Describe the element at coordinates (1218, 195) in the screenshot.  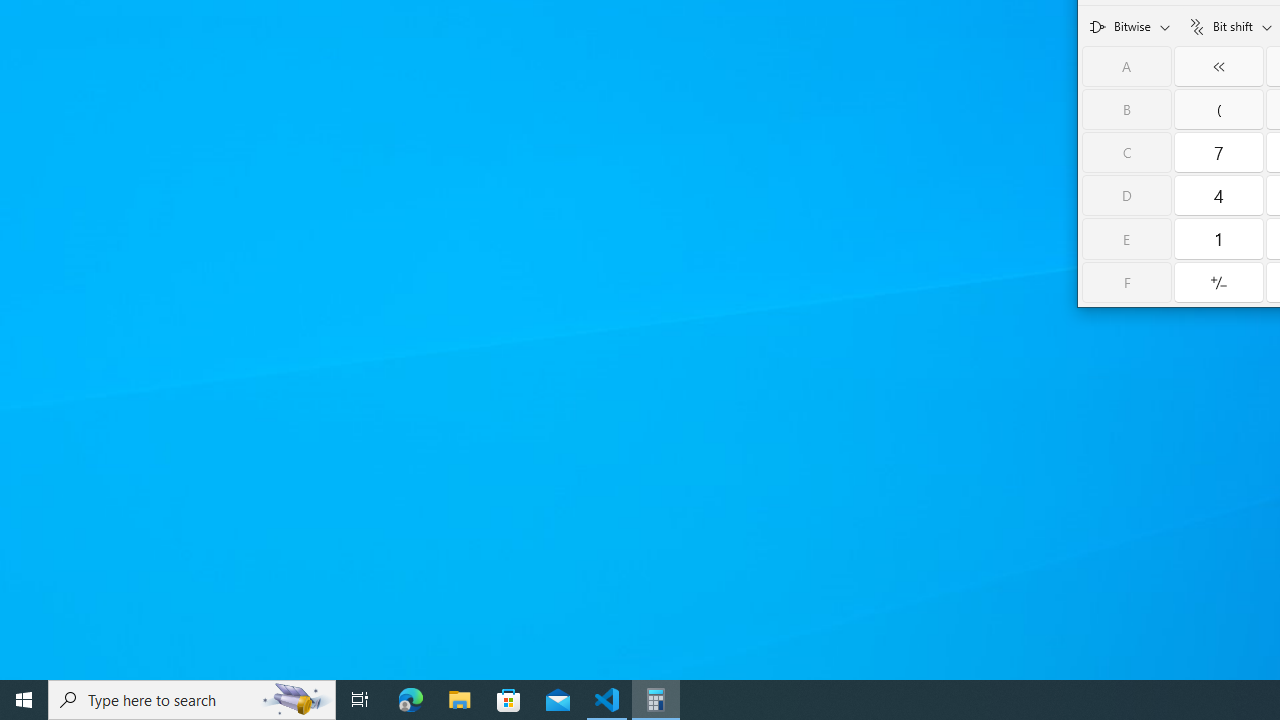
I see `'Four'` at that location.